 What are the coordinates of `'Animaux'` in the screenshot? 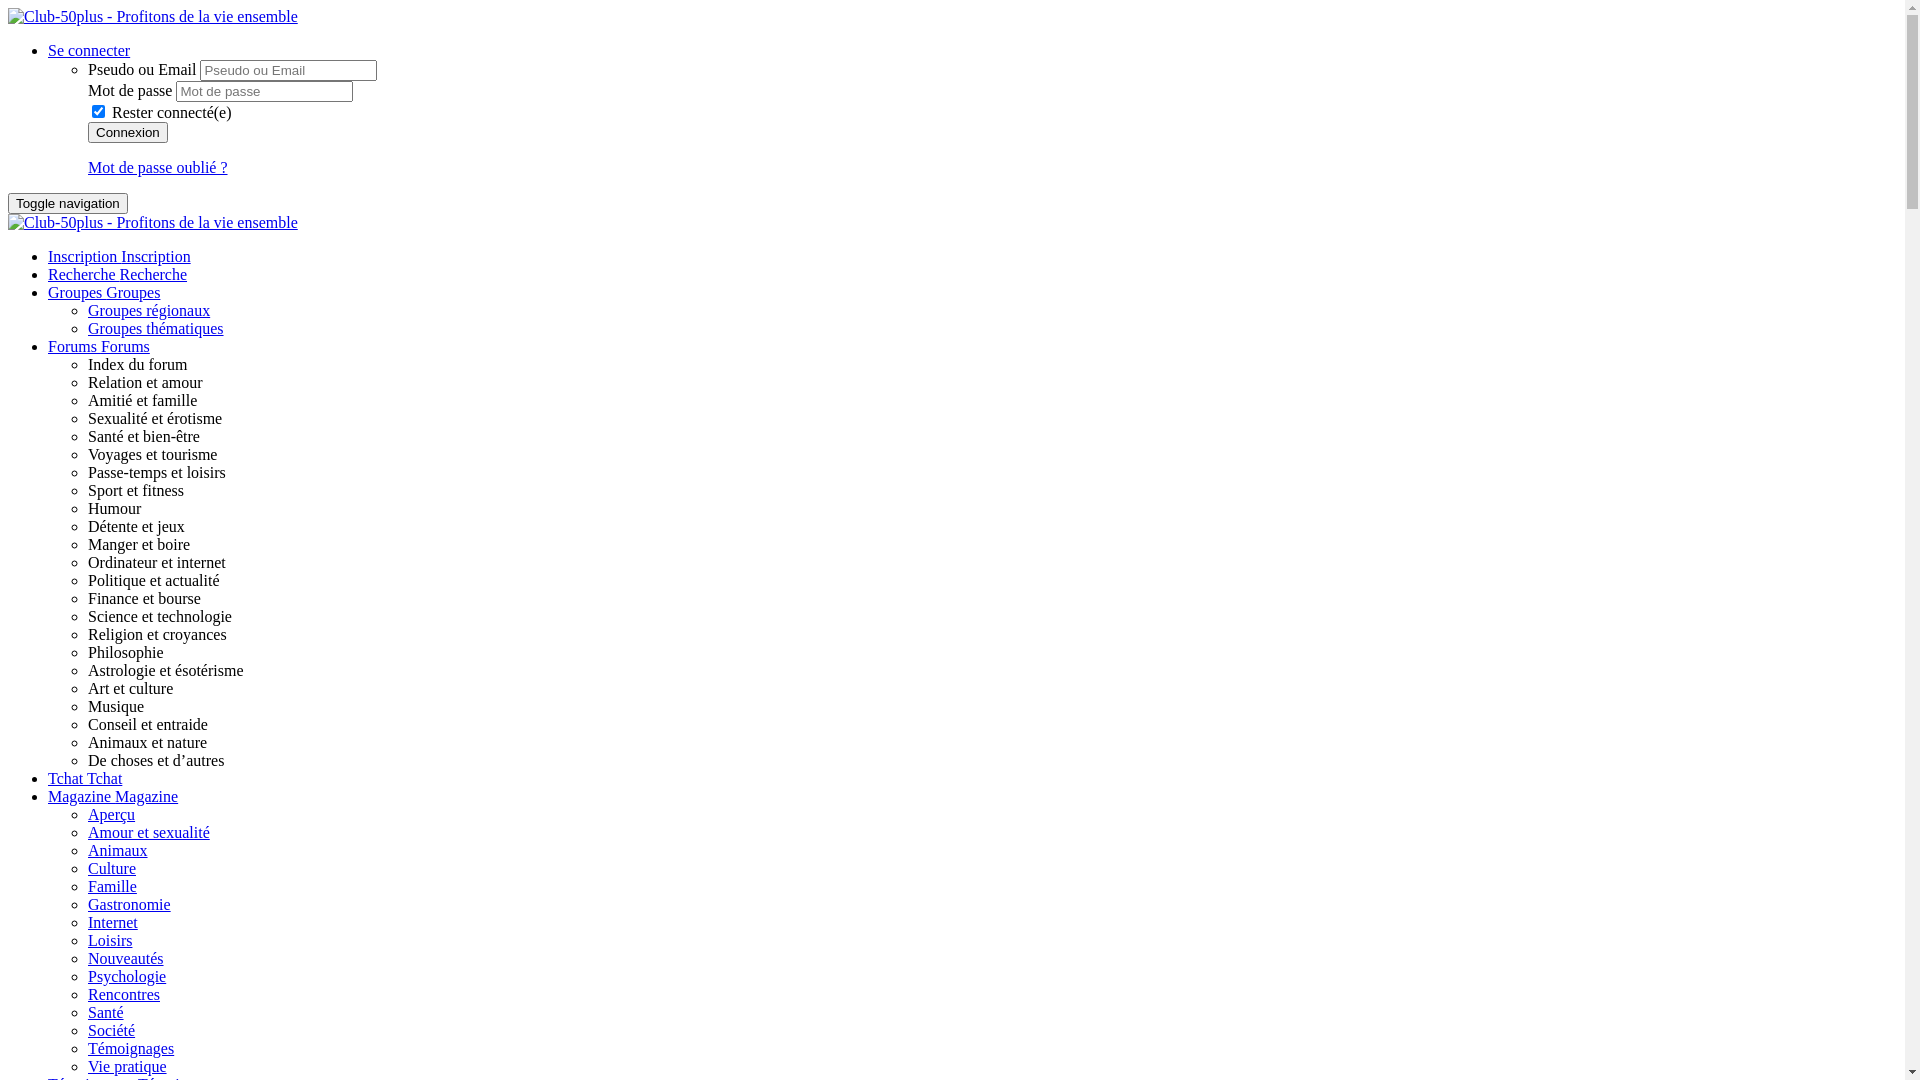 It's located at (117, 850).